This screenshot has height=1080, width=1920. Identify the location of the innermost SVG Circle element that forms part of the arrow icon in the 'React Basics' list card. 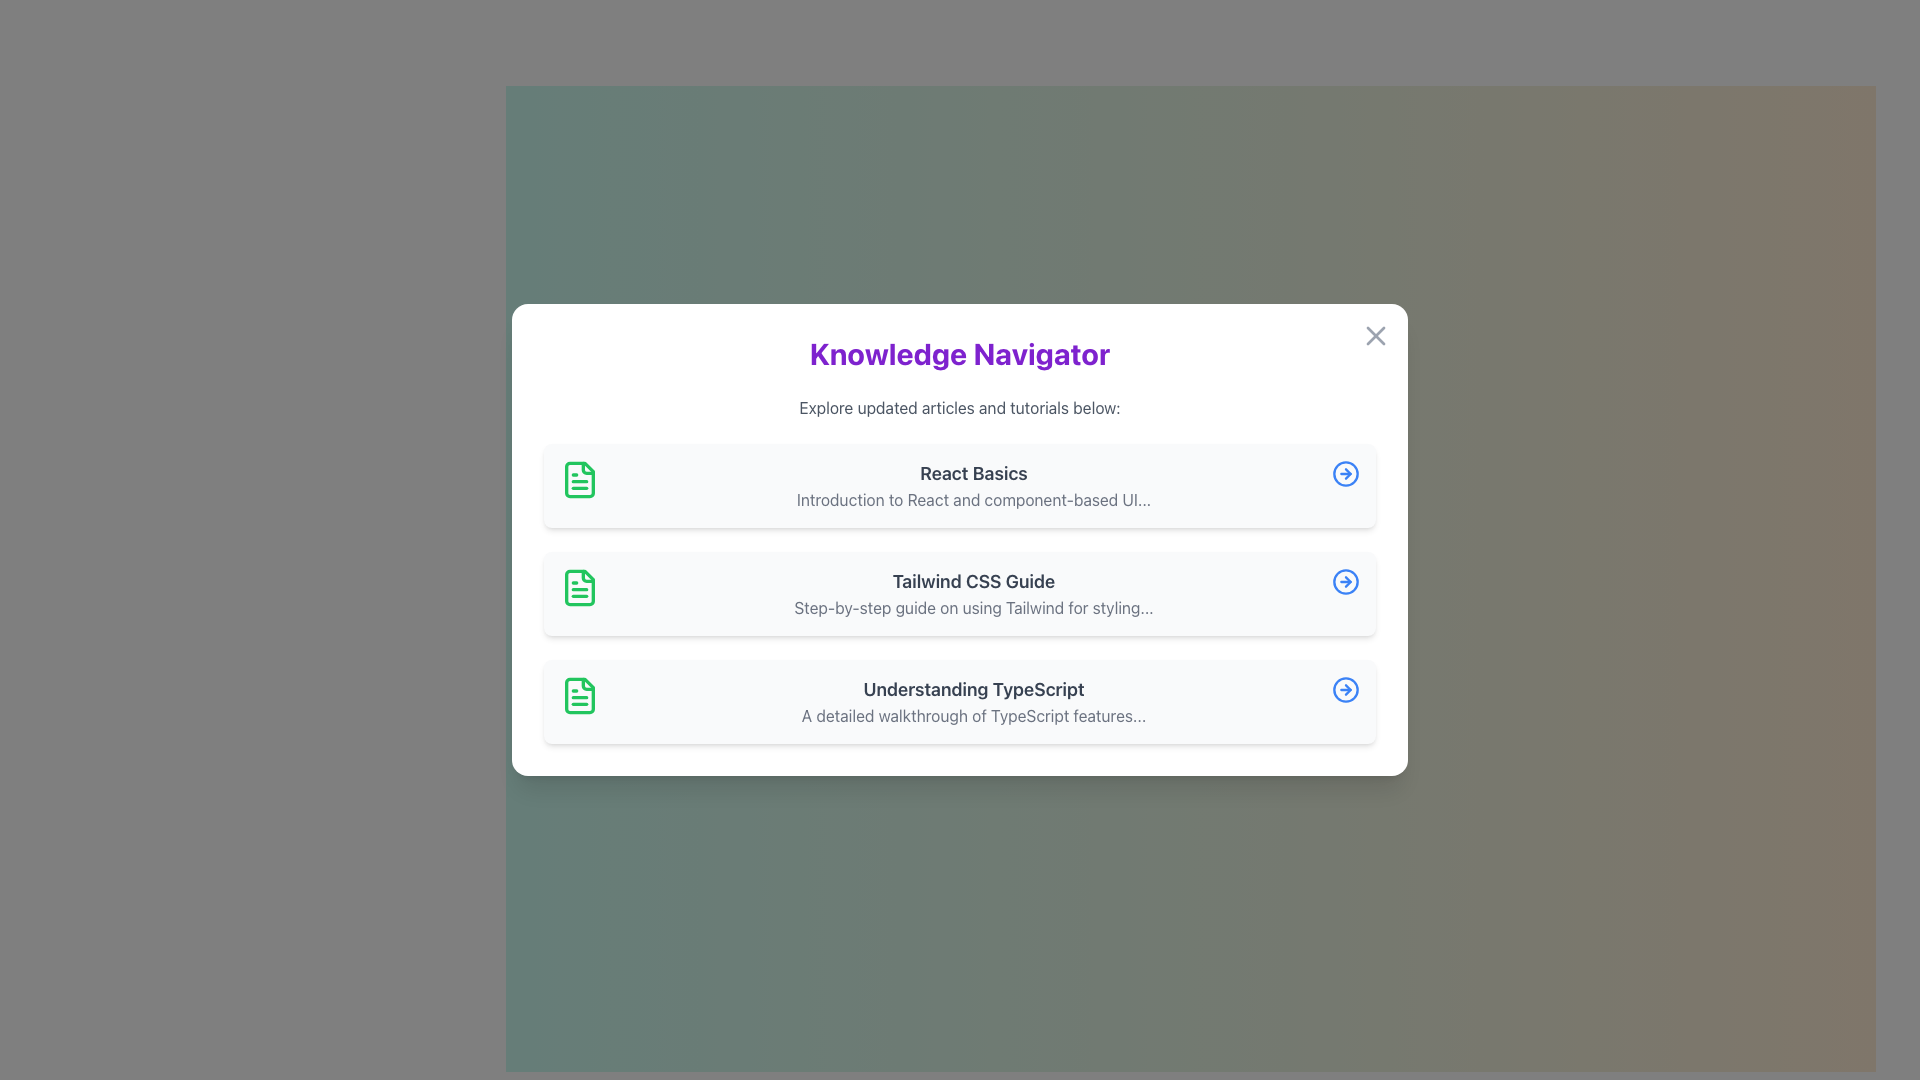
(1345, 474).